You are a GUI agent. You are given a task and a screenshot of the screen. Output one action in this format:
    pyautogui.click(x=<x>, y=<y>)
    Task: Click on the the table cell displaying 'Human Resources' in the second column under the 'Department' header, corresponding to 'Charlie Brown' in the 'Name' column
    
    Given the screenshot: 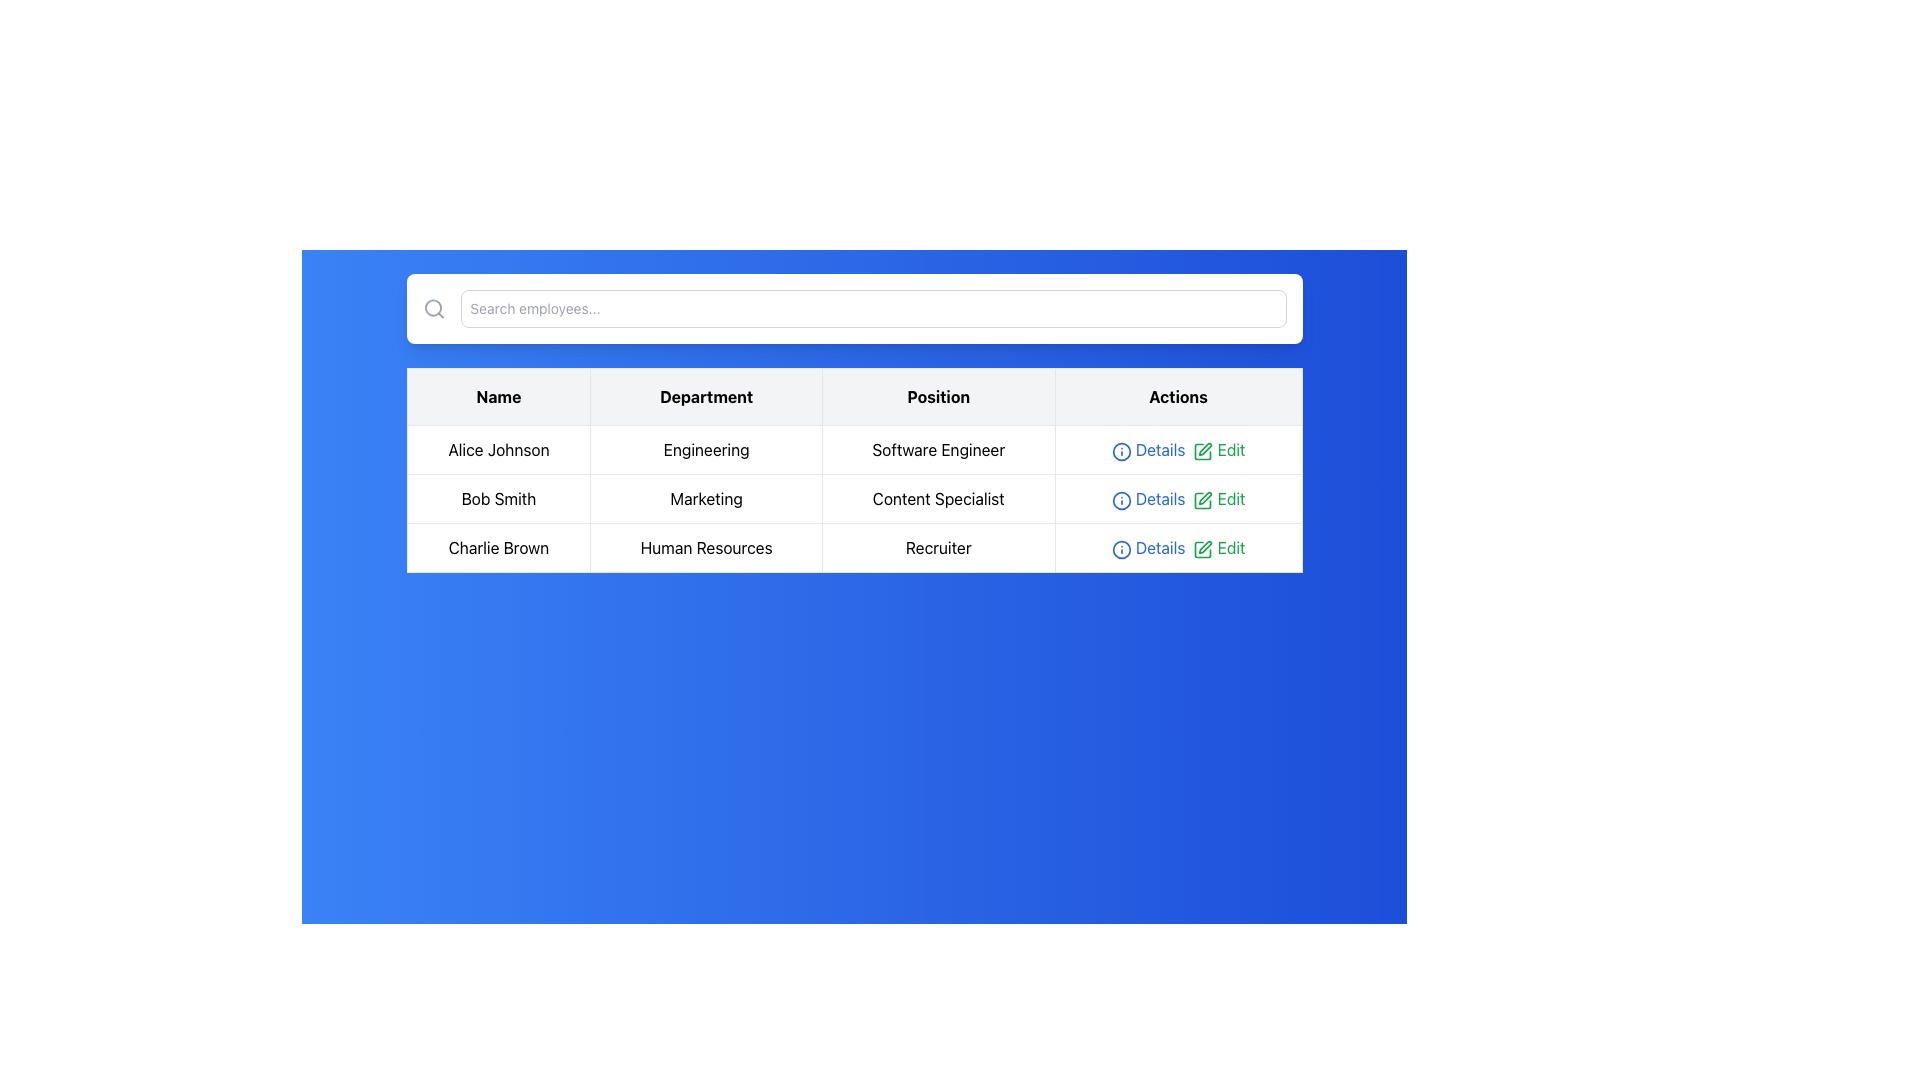 What is the action you would take?
    pyautogui.click(x=706, y=547)
    